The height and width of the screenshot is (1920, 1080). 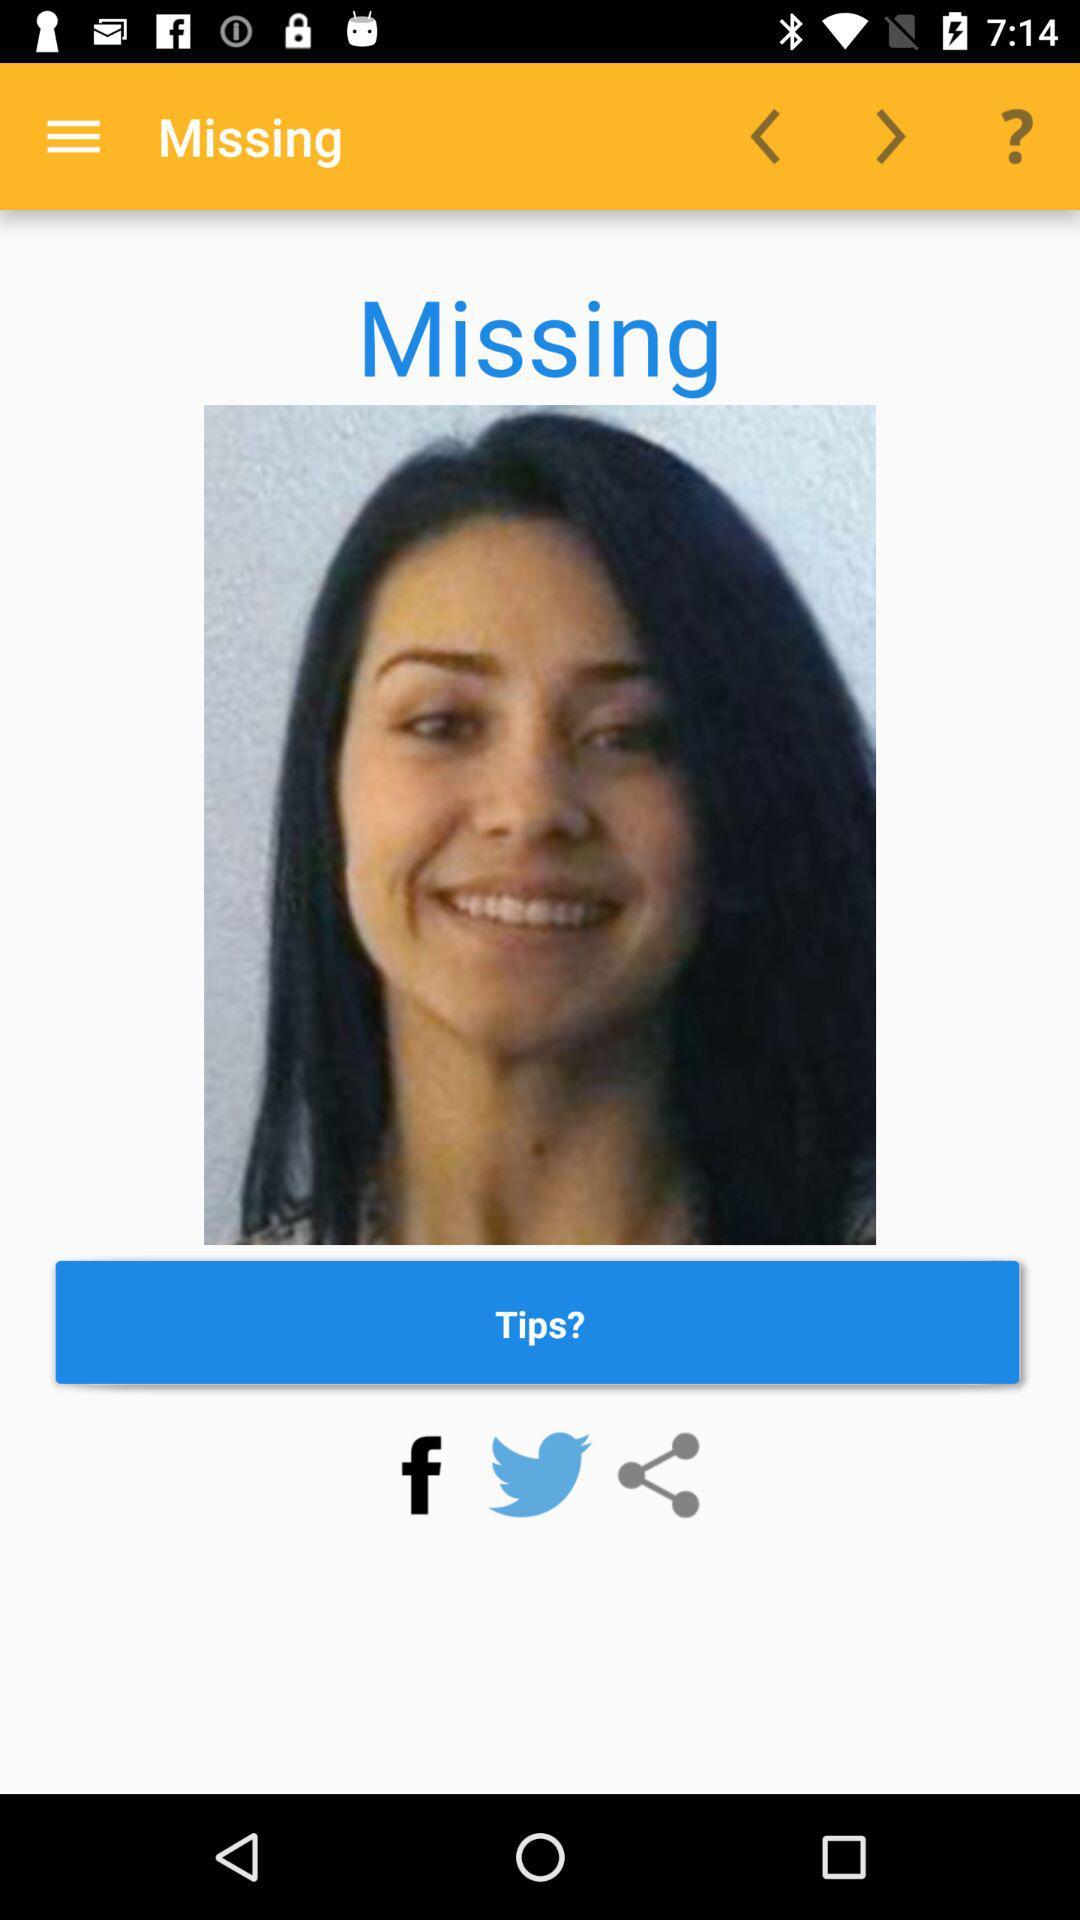 What do you see at coordinates (420, 1475) in the screenshot?
I see `the facebook icon` at bounding box center [420, 1475].